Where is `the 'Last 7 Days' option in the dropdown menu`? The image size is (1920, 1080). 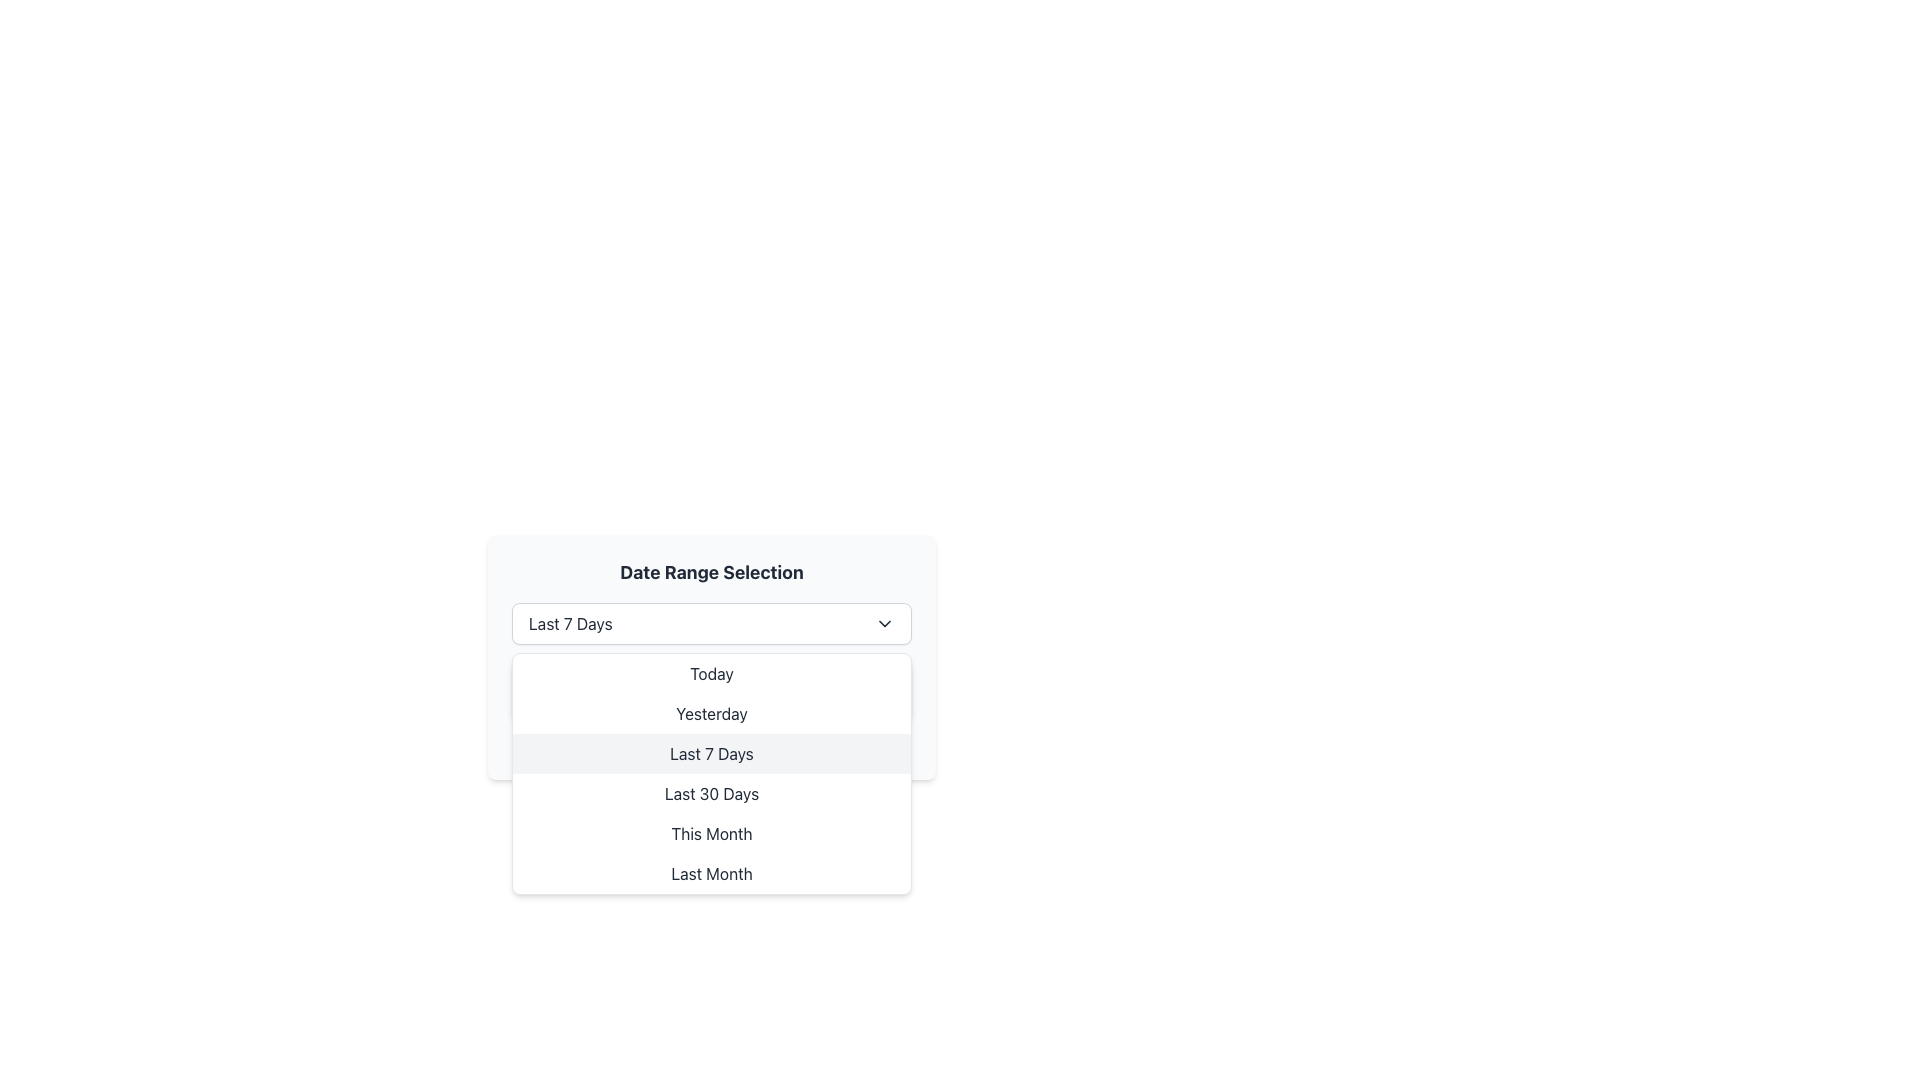
the 'Last 7 Days' option in the dropdown menu is located at coordinates (711, 753).